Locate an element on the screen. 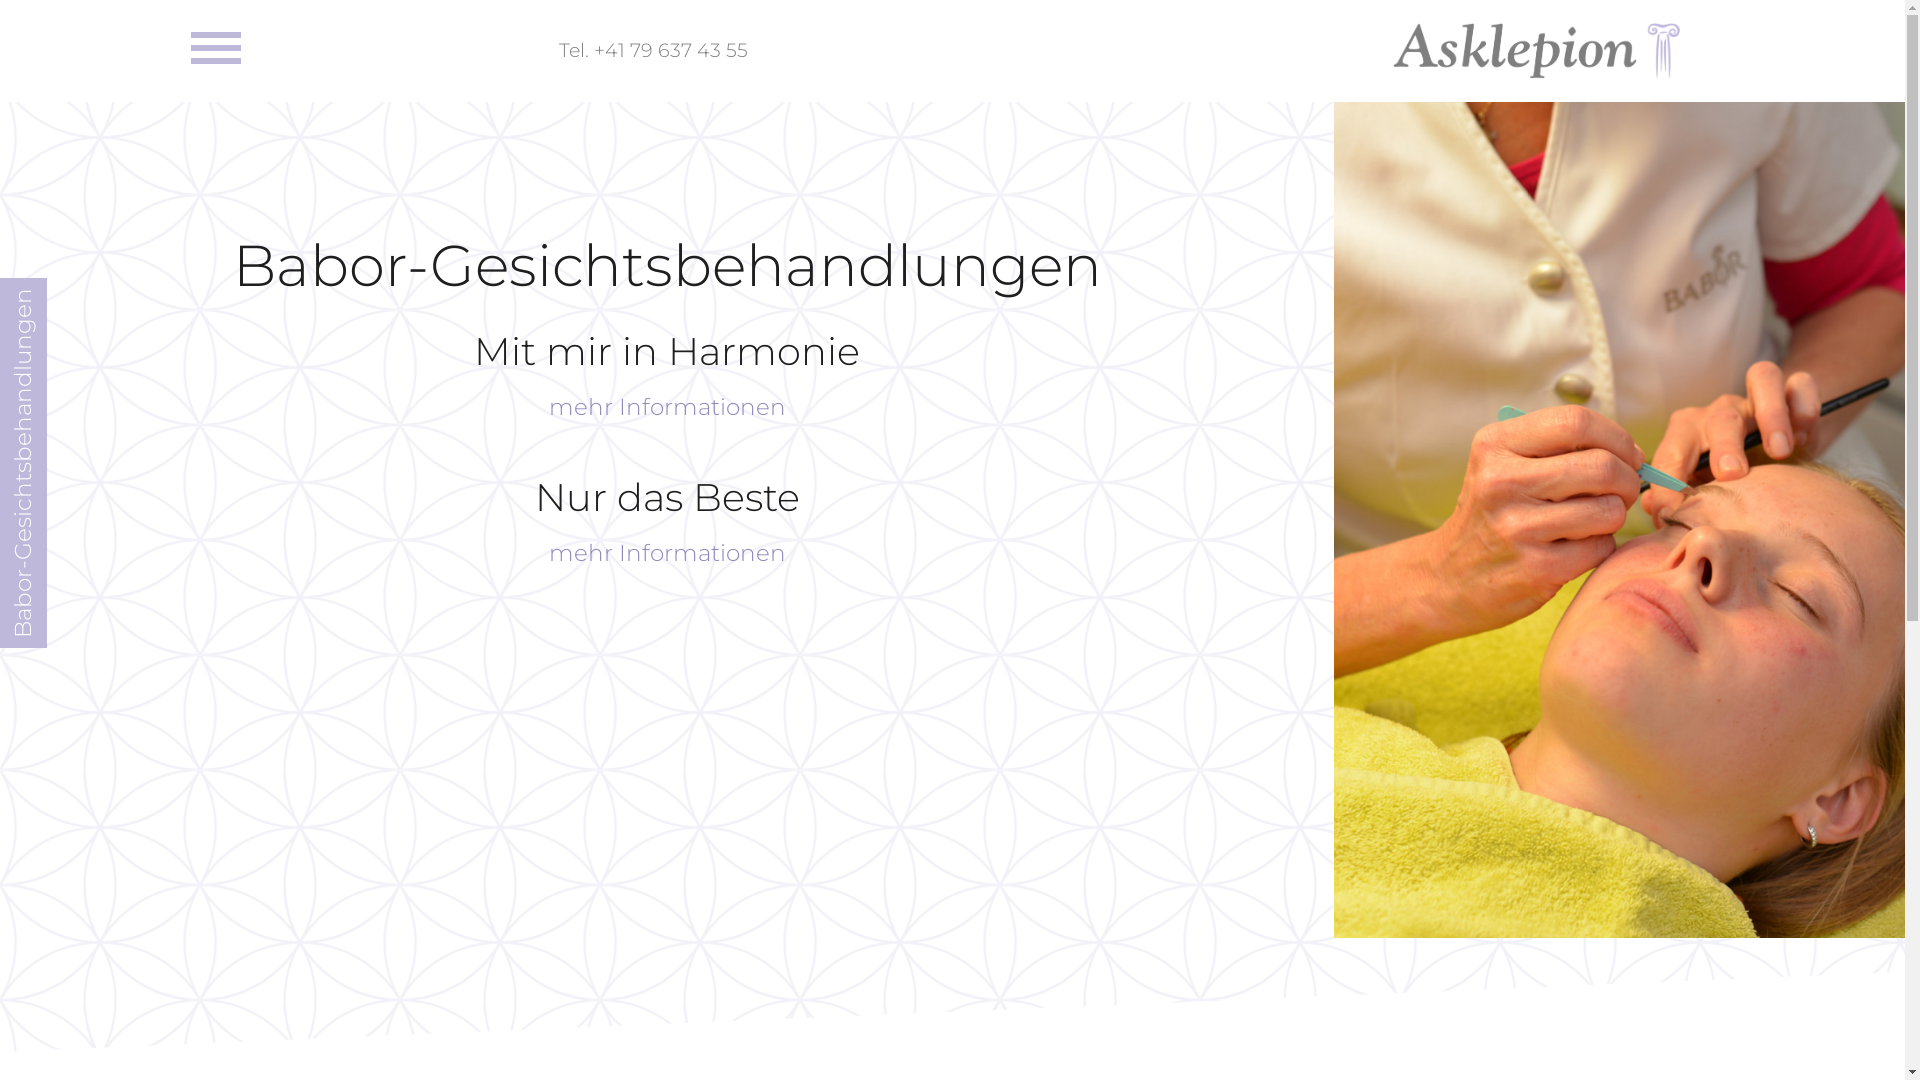 This screenshot has width=1920, height=1080. 'mehr Informationen' is located at coordinates (667, 406).